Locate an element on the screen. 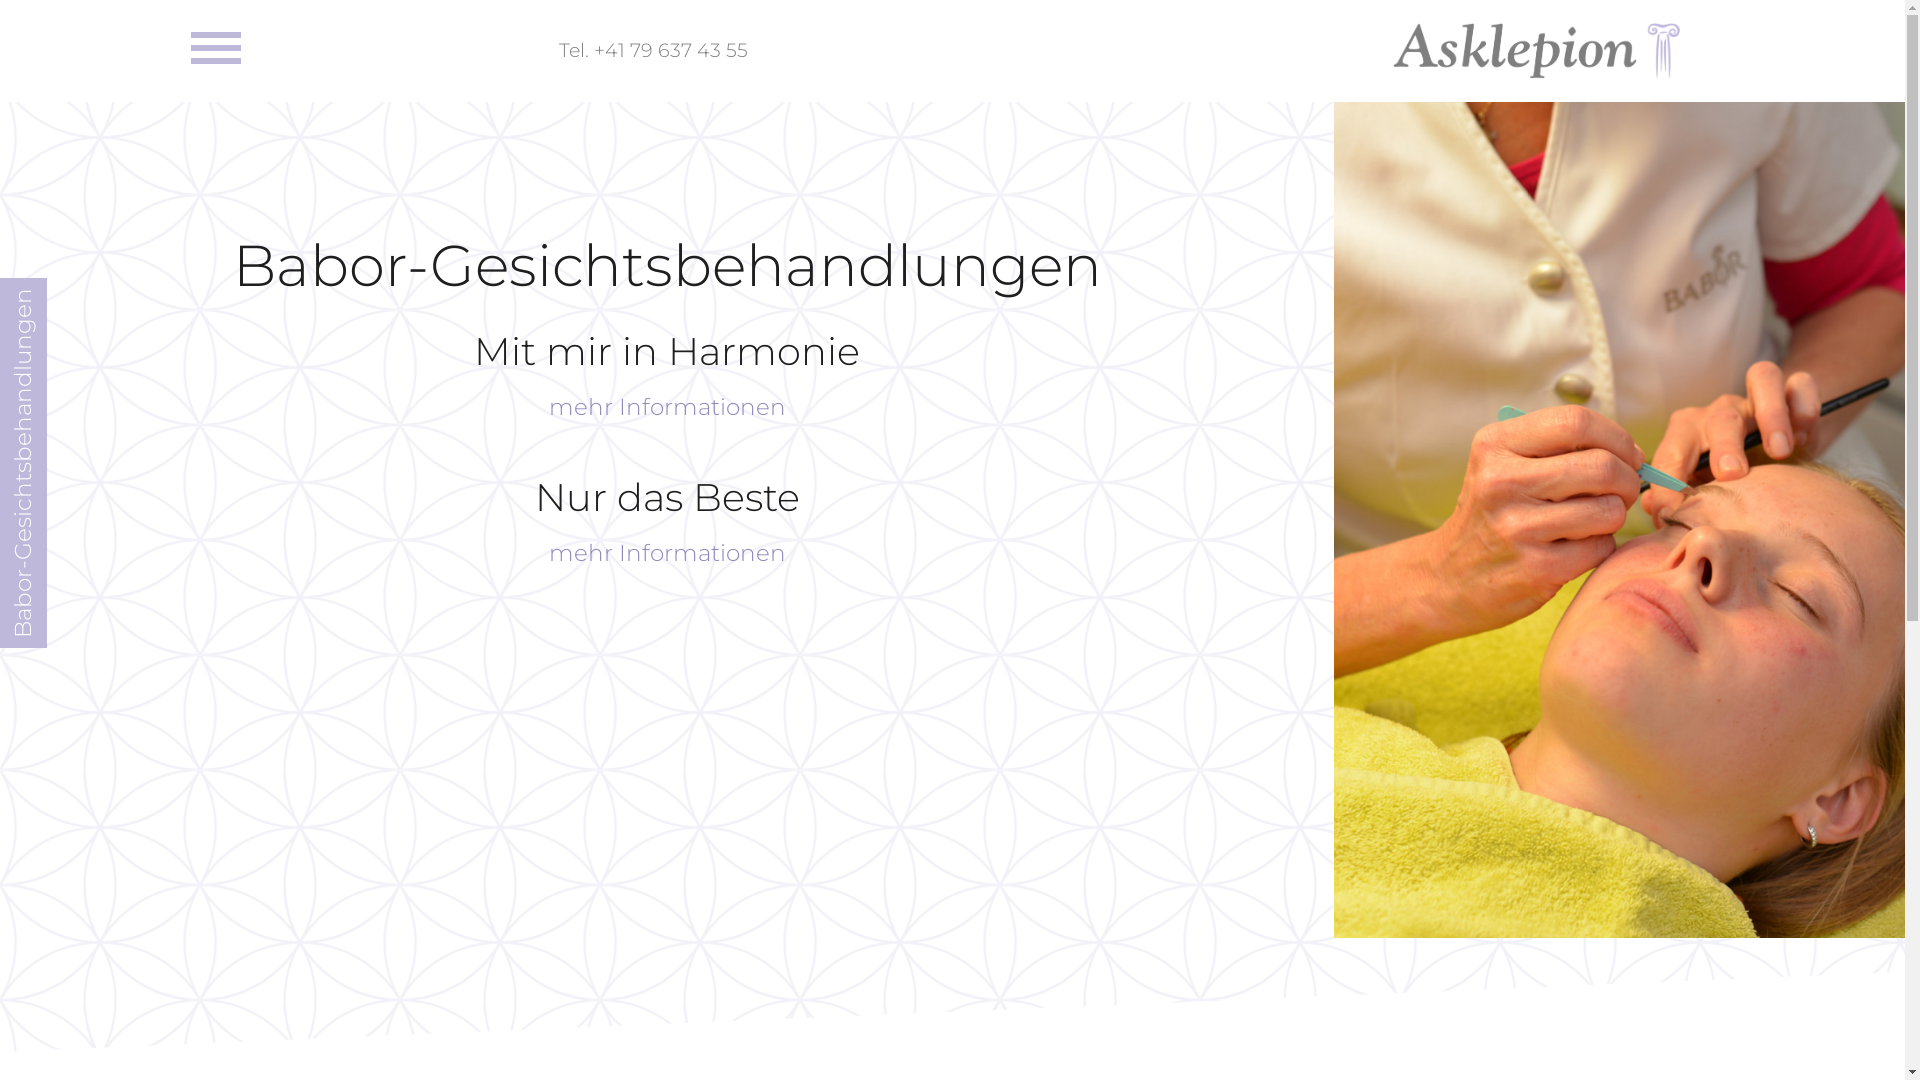 This screenshot has width=1920, height=1080. 'mehr Informationen' is located at coordinates (667, 406).